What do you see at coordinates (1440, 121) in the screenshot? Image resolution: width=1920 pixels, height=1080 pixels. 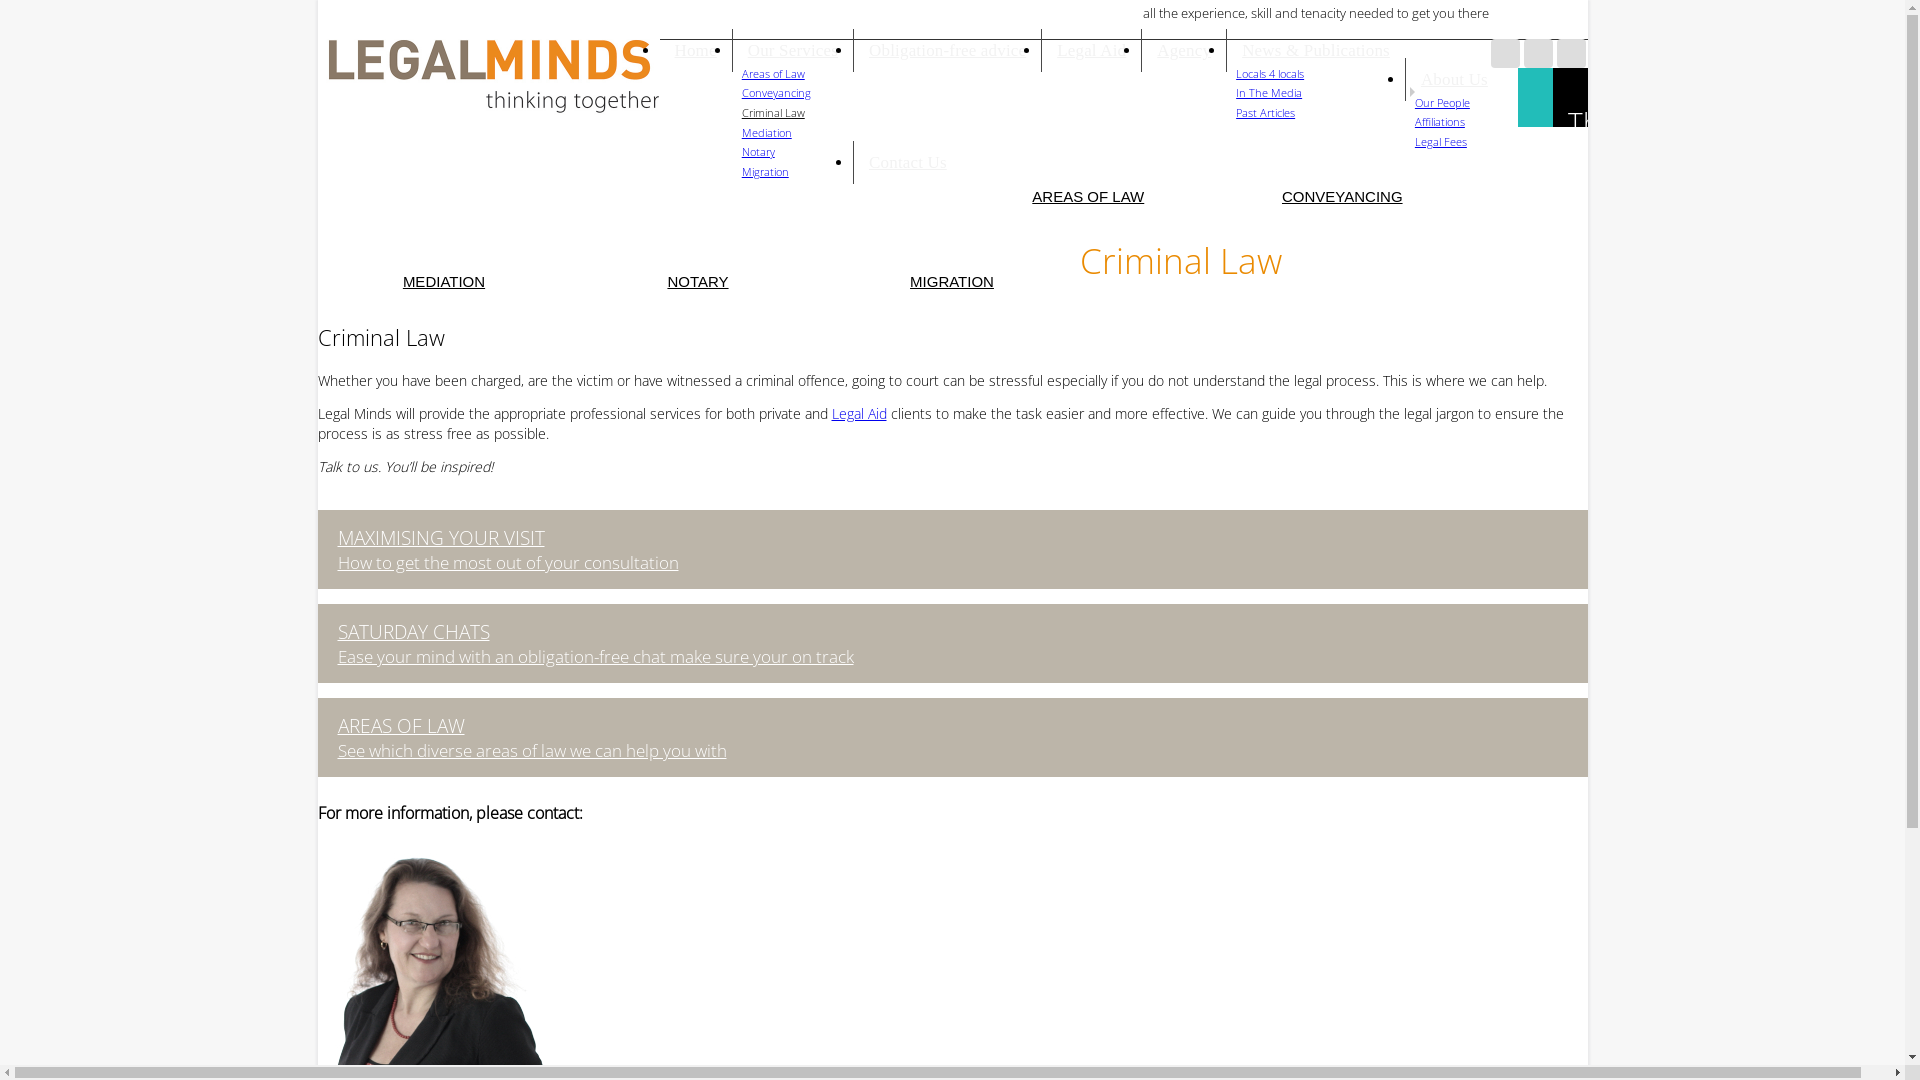 I see `'Affiliations'` at bounding box center [1440, 121].